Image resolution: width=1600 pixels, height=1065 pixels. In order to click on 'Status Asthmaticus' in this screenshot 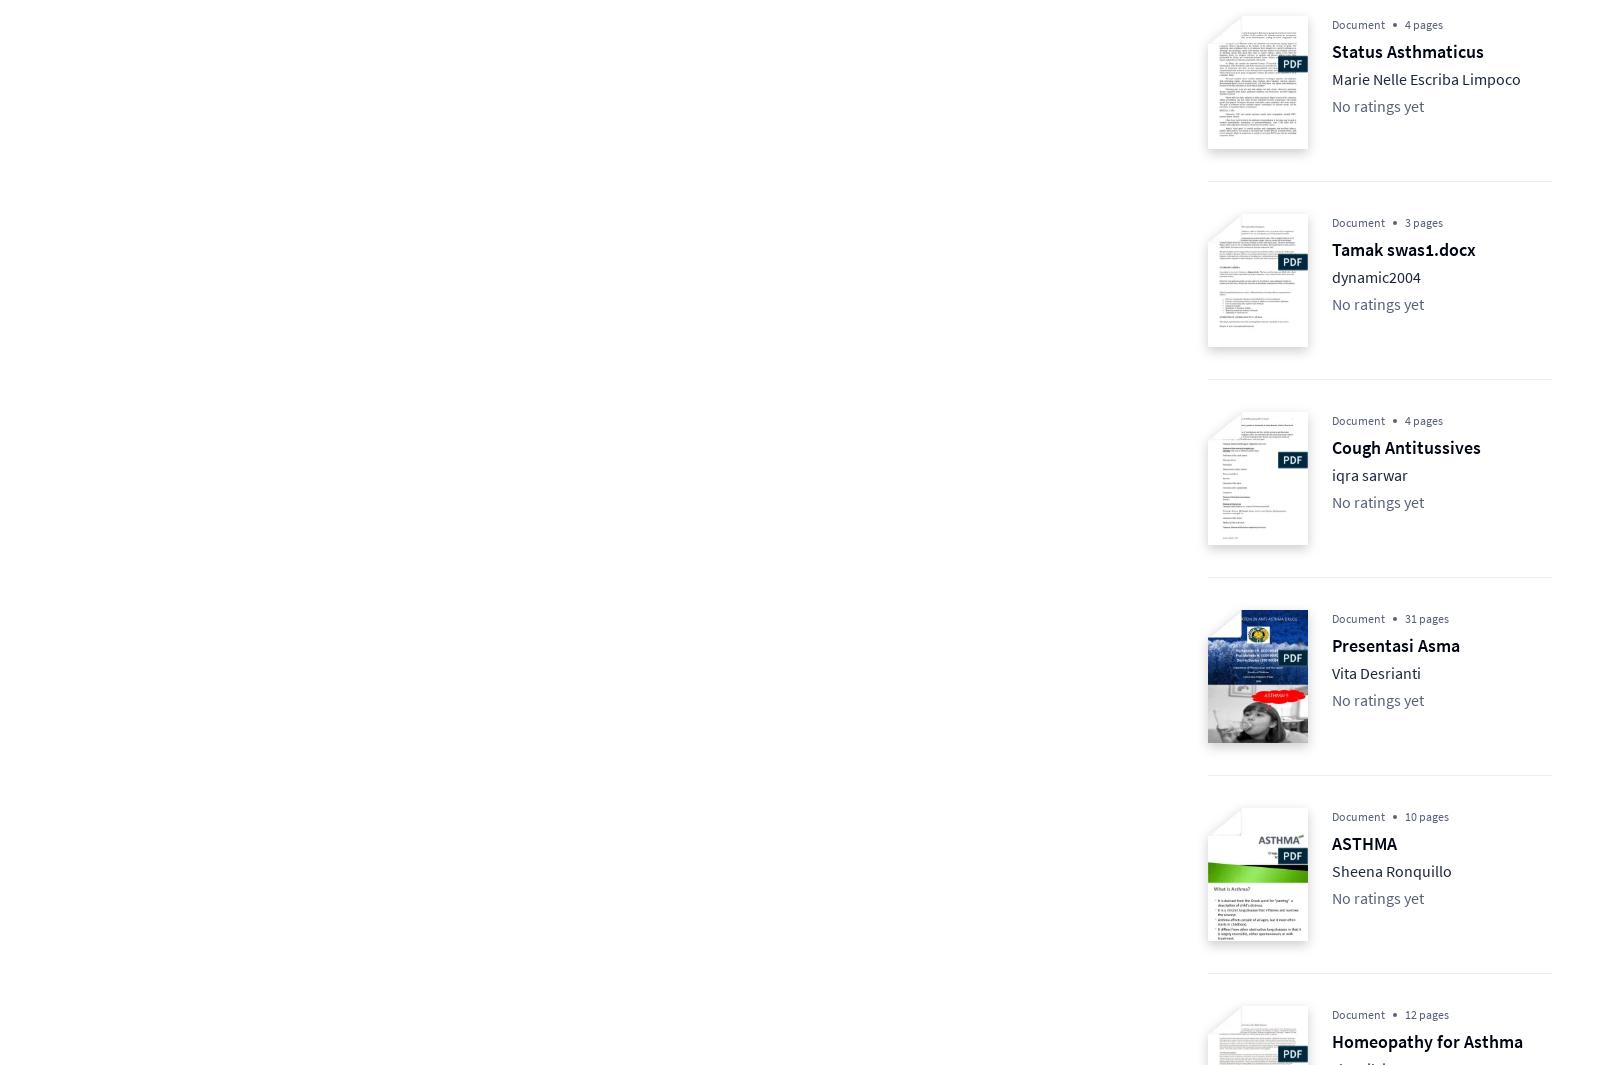, I will do `click(1408, 50)`.